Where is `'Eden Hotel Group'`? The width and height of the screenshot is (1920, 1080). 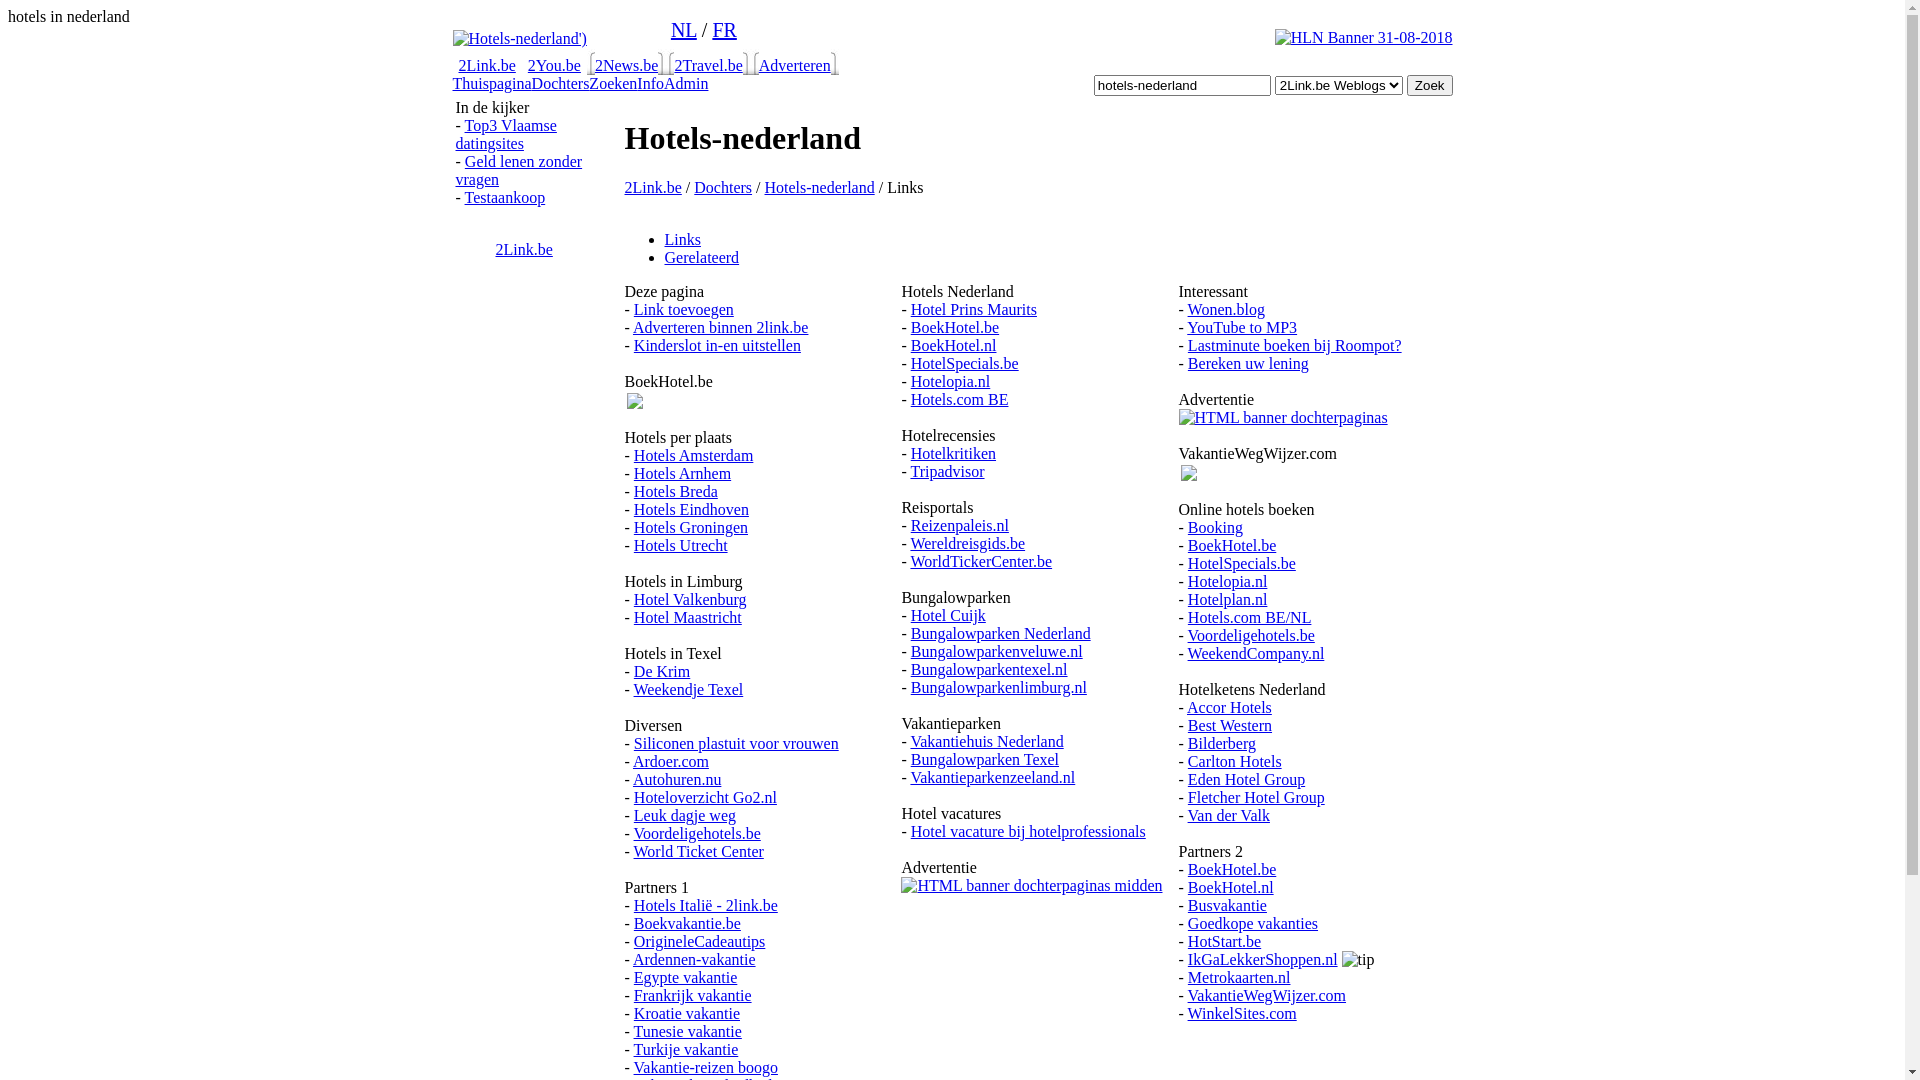 'Eden Hotel Group' is located at coordinates (1245, 778).